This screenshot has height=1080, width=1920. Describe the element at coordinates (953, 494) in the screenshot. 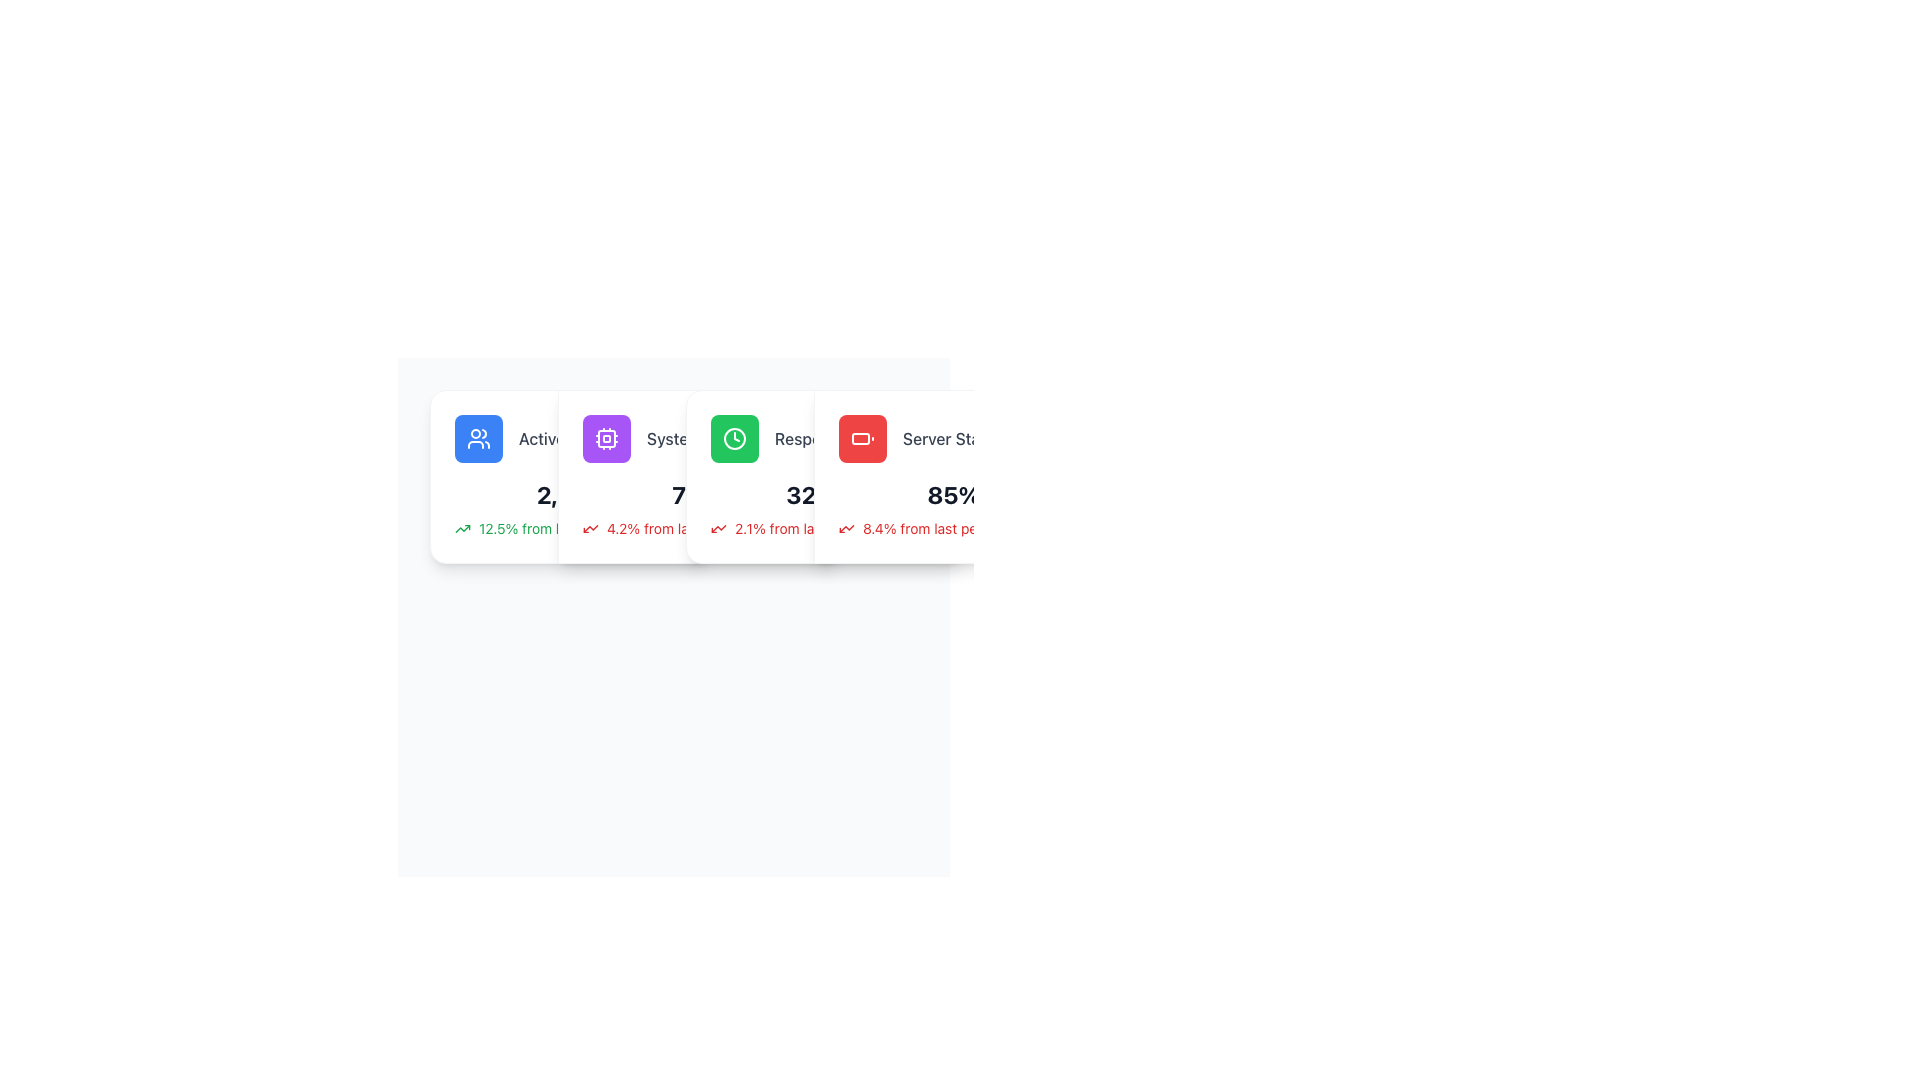

I see `the text indicating the server status percentage, which is centrally aligned within the 'Server Status' section and located above the smaller text '8.4% from last period'` at that location.